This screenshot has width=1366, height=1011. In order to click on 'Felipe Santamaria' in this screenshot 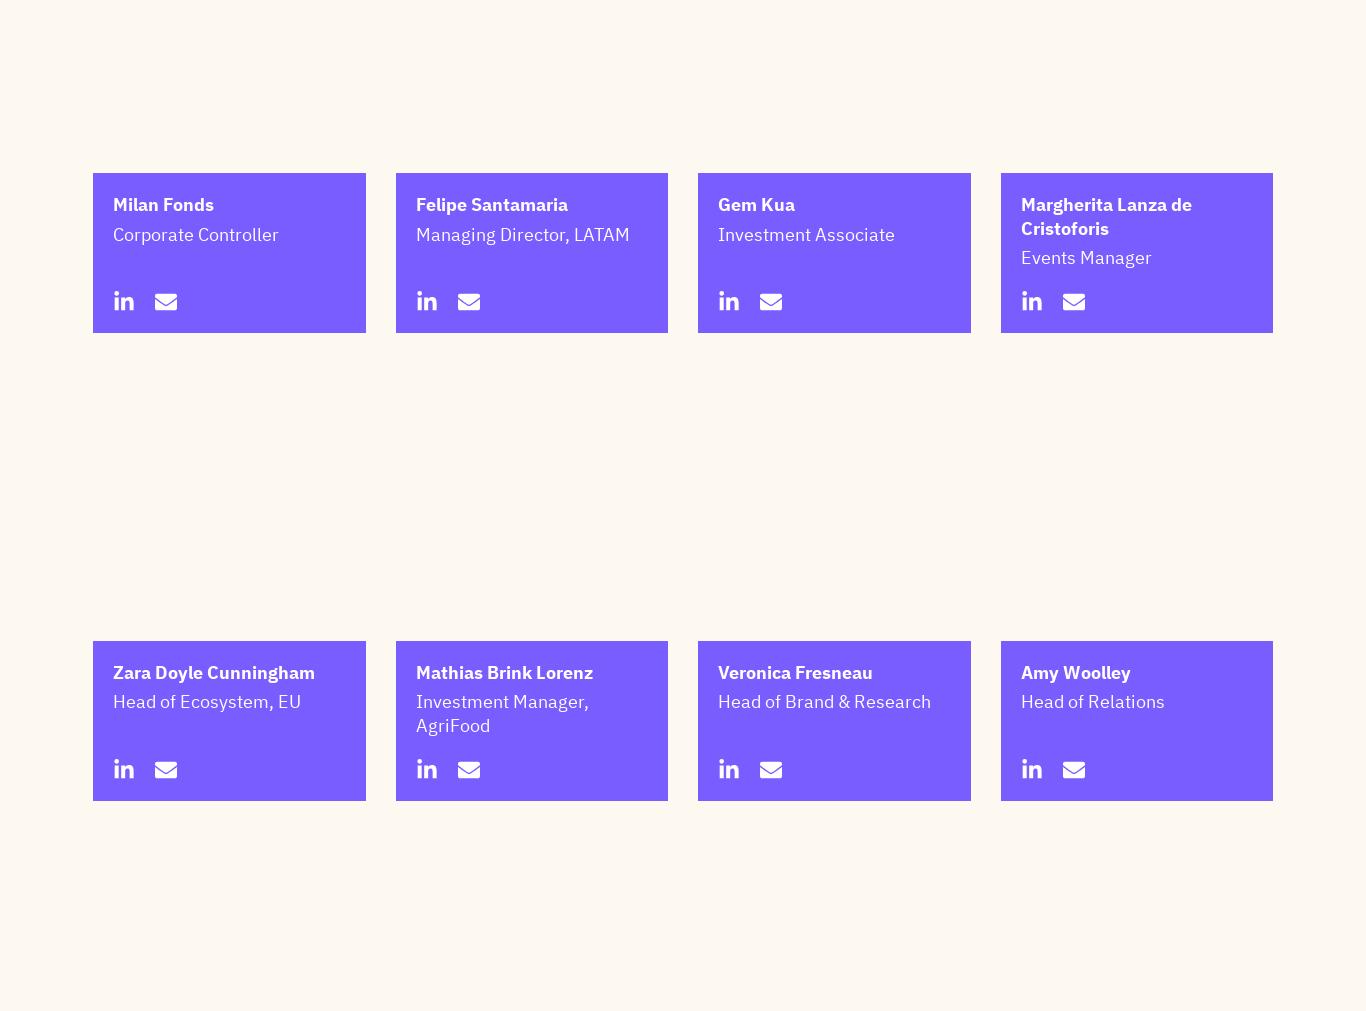, I will do `click(413, 304)`.